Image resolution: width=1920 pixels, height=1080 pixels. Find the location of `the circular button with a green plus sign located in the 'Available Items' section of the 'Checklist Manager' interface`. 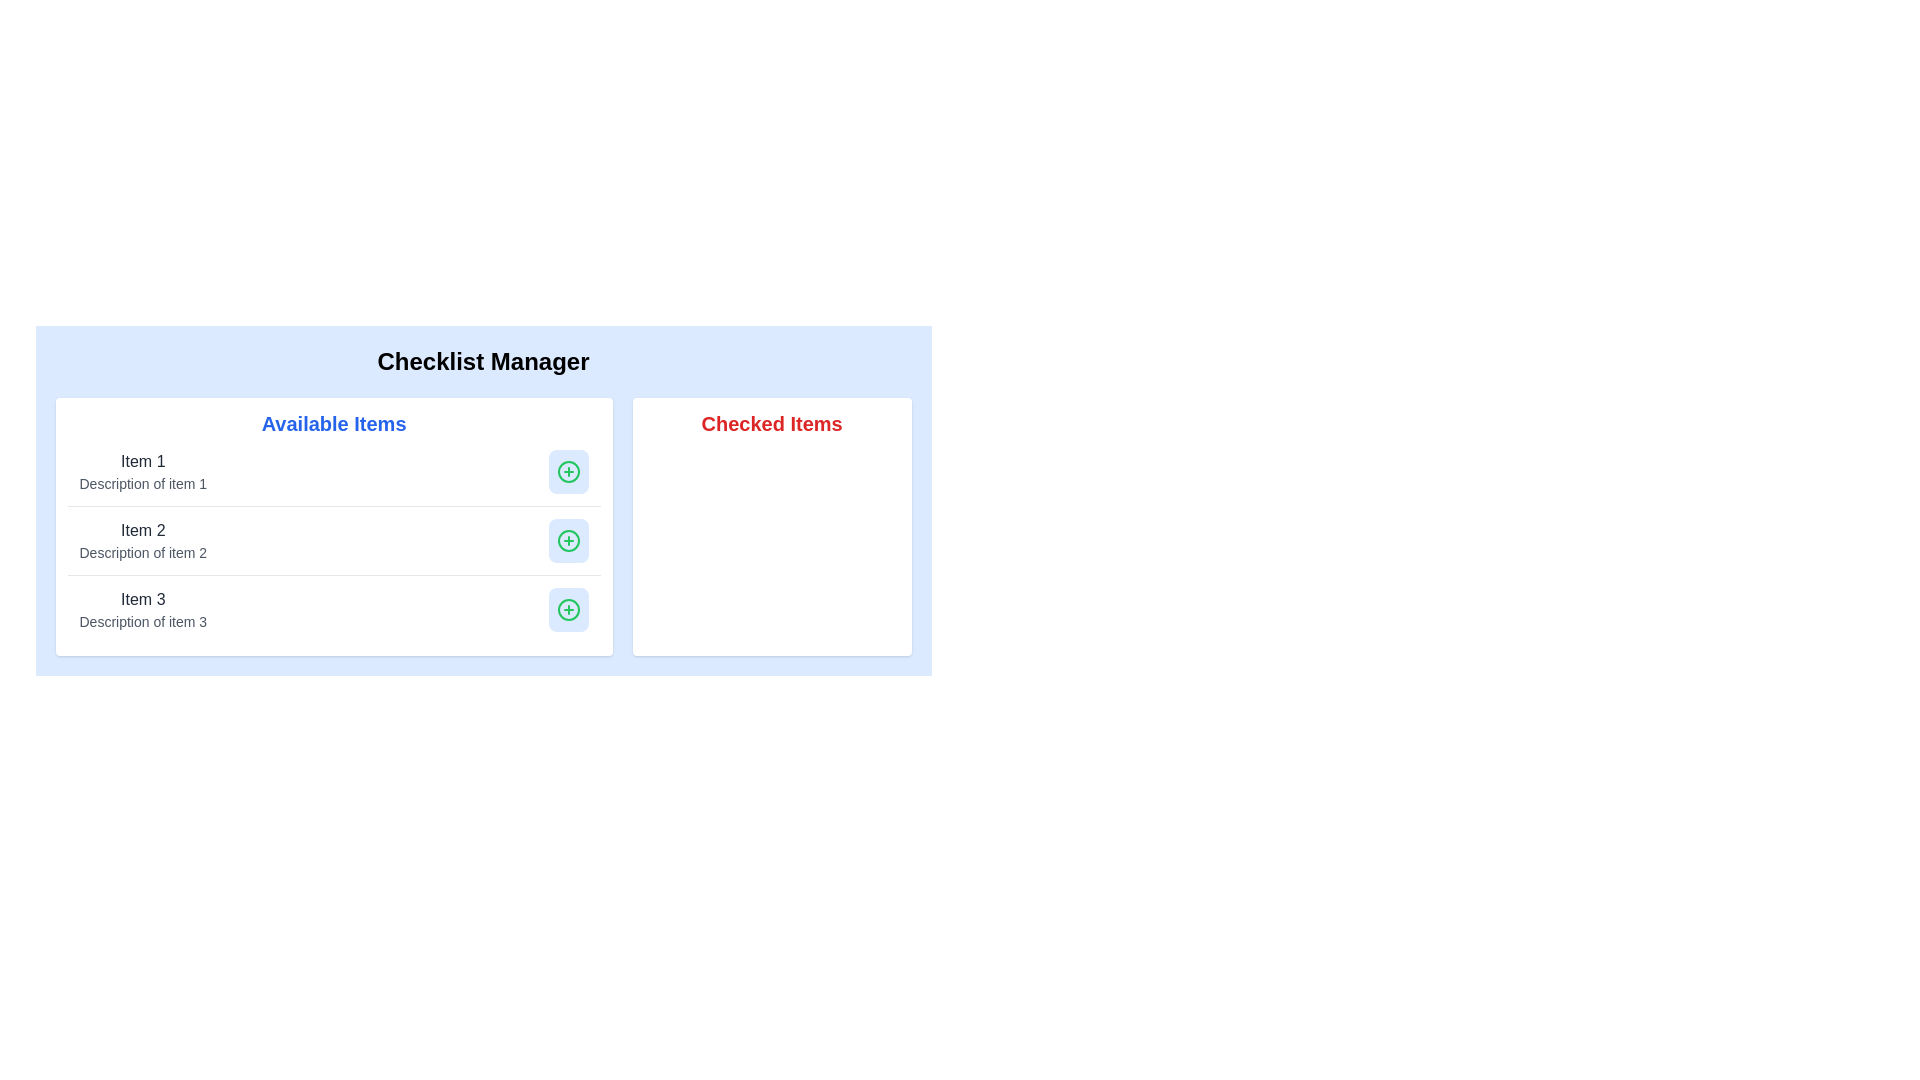

the circular button with a green plus sign located in the 'Available Items' section of the 'Checklist Manager' interface is located at coordinates (567, 608).